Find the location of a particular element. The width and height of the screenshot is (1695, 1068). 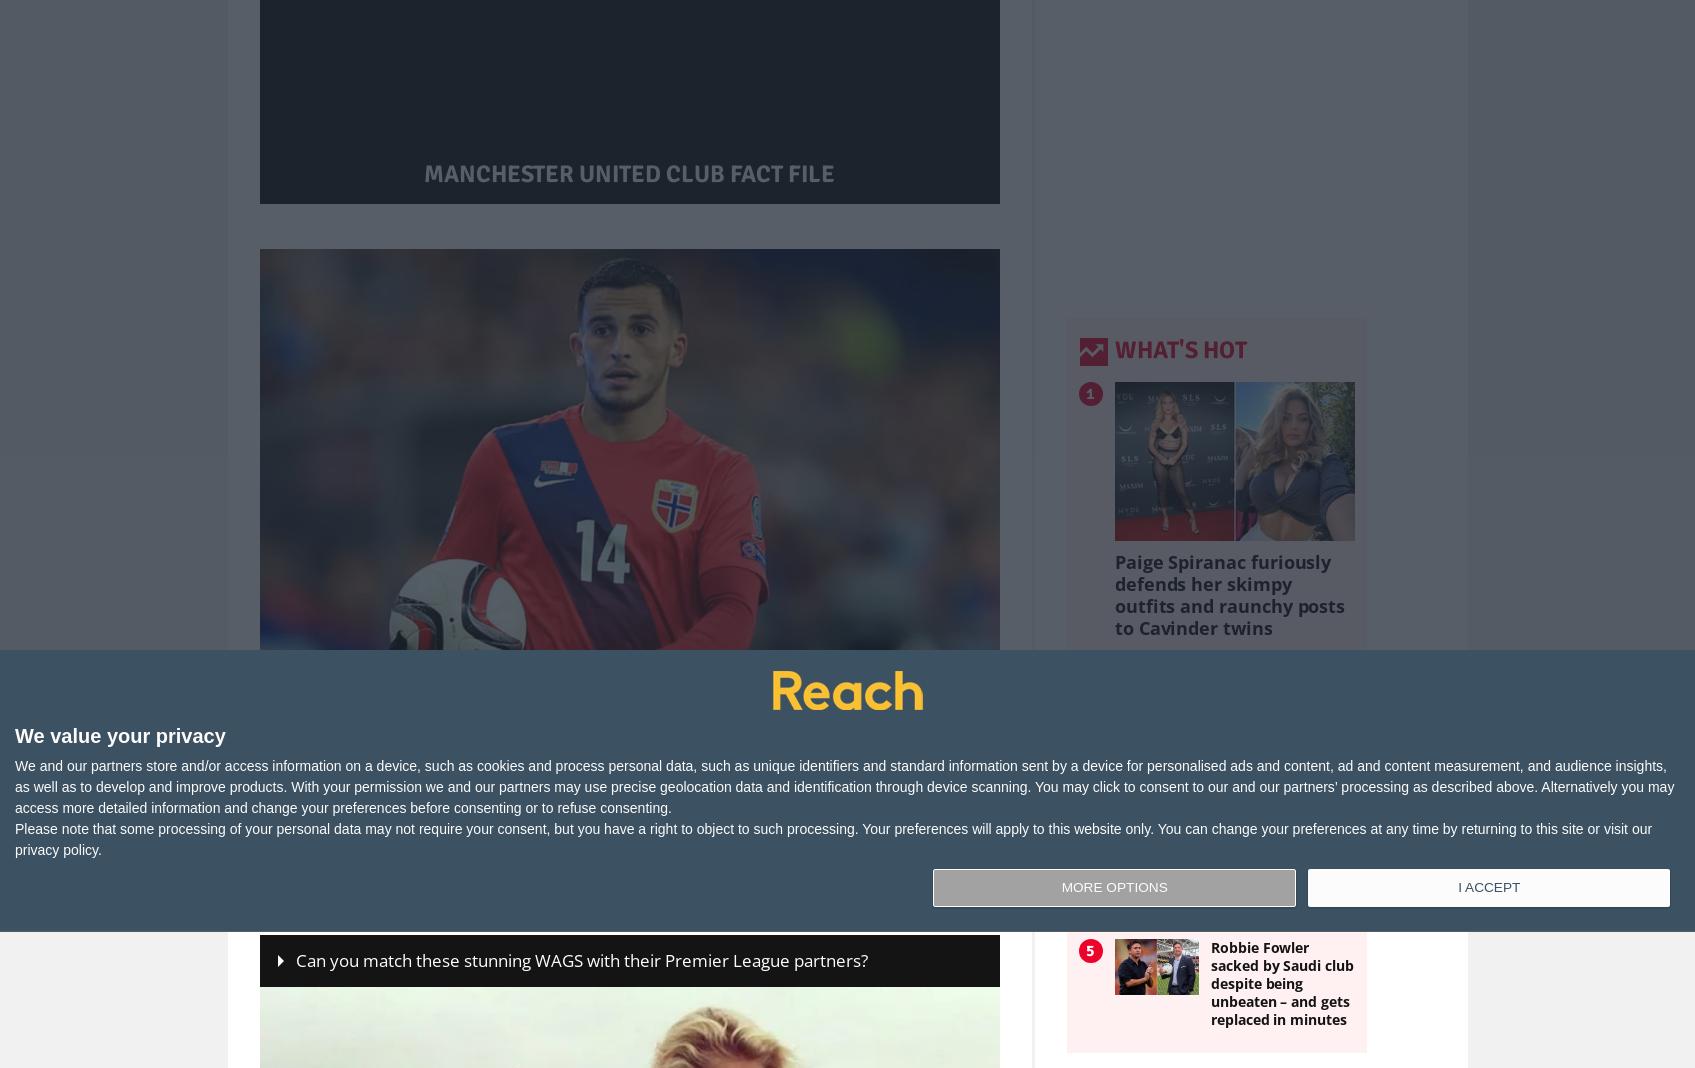

'Or by navigating to the user icon in the top right.' is located at coordinates (841, 855).